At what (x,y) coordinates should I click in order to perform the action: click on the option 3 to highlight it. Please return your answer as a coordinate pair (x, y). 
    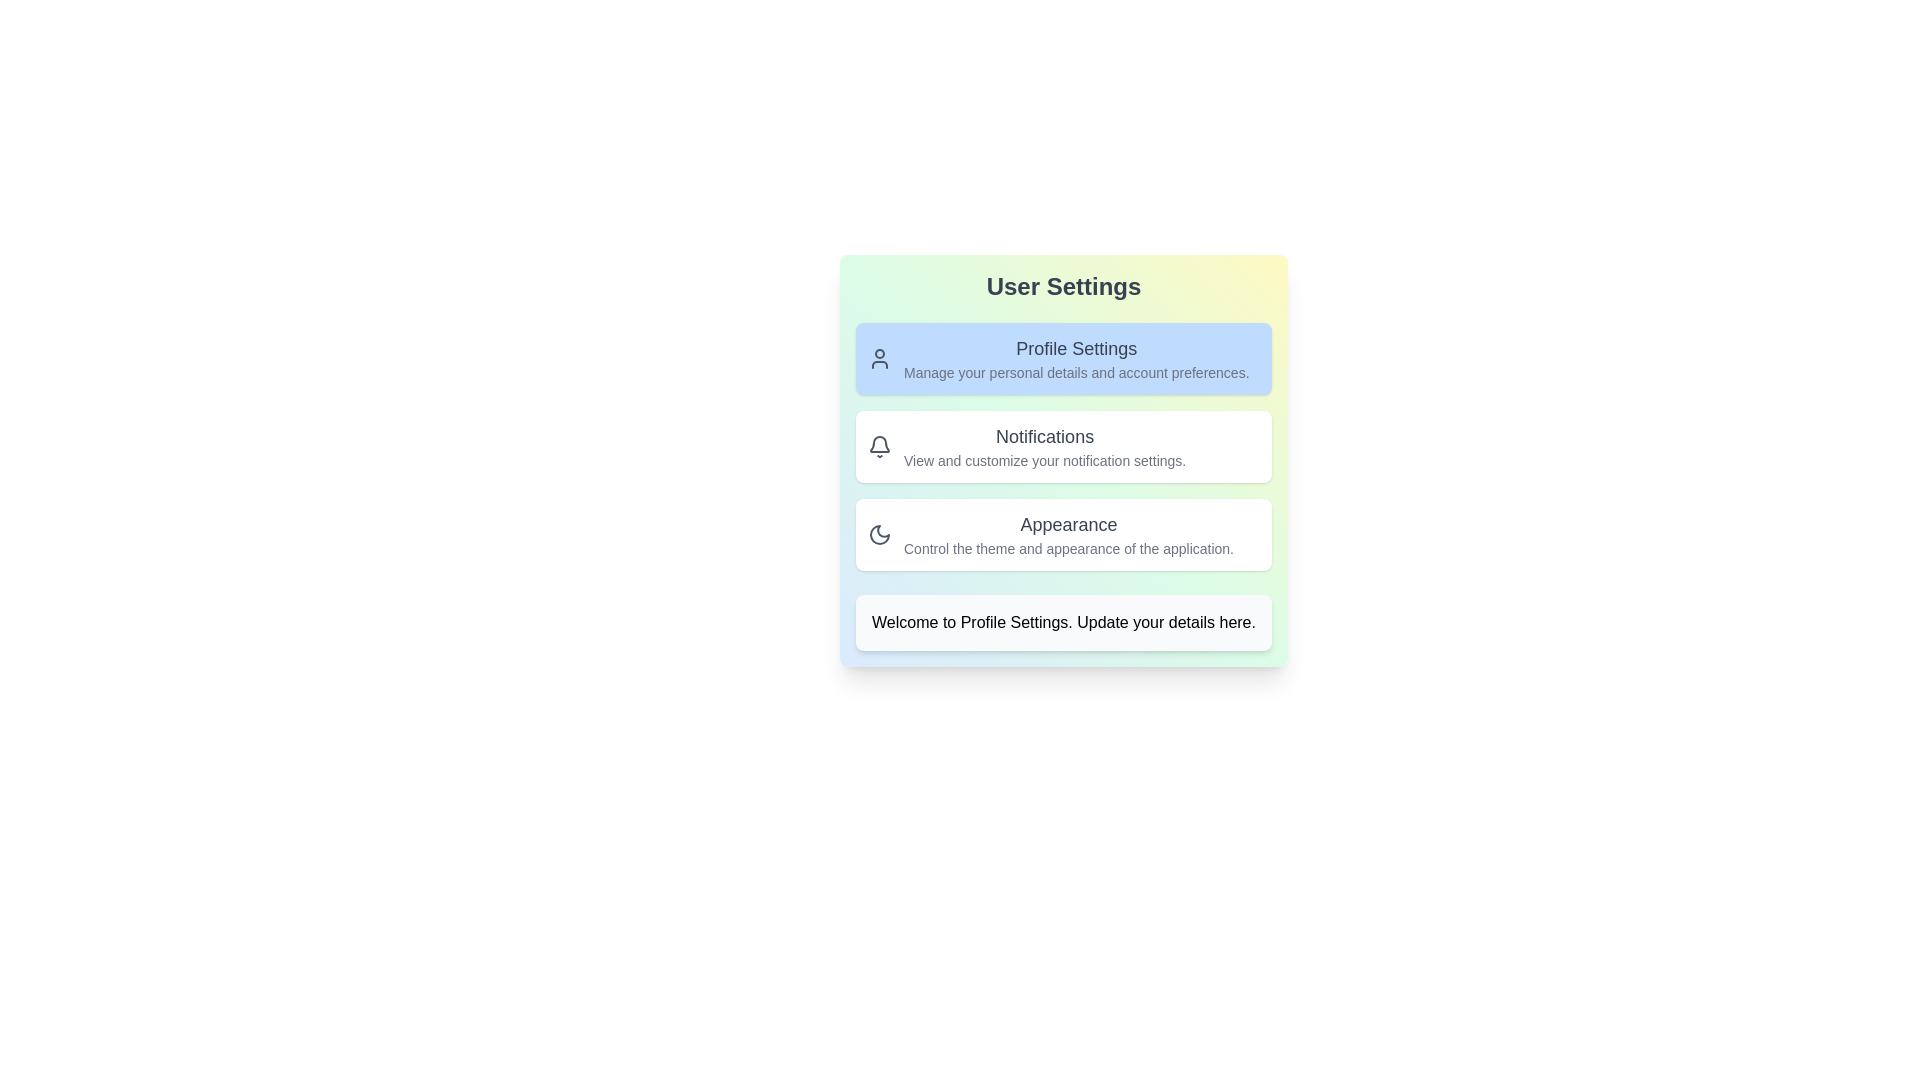
    Looking at the image, I should click on (1063, 534).